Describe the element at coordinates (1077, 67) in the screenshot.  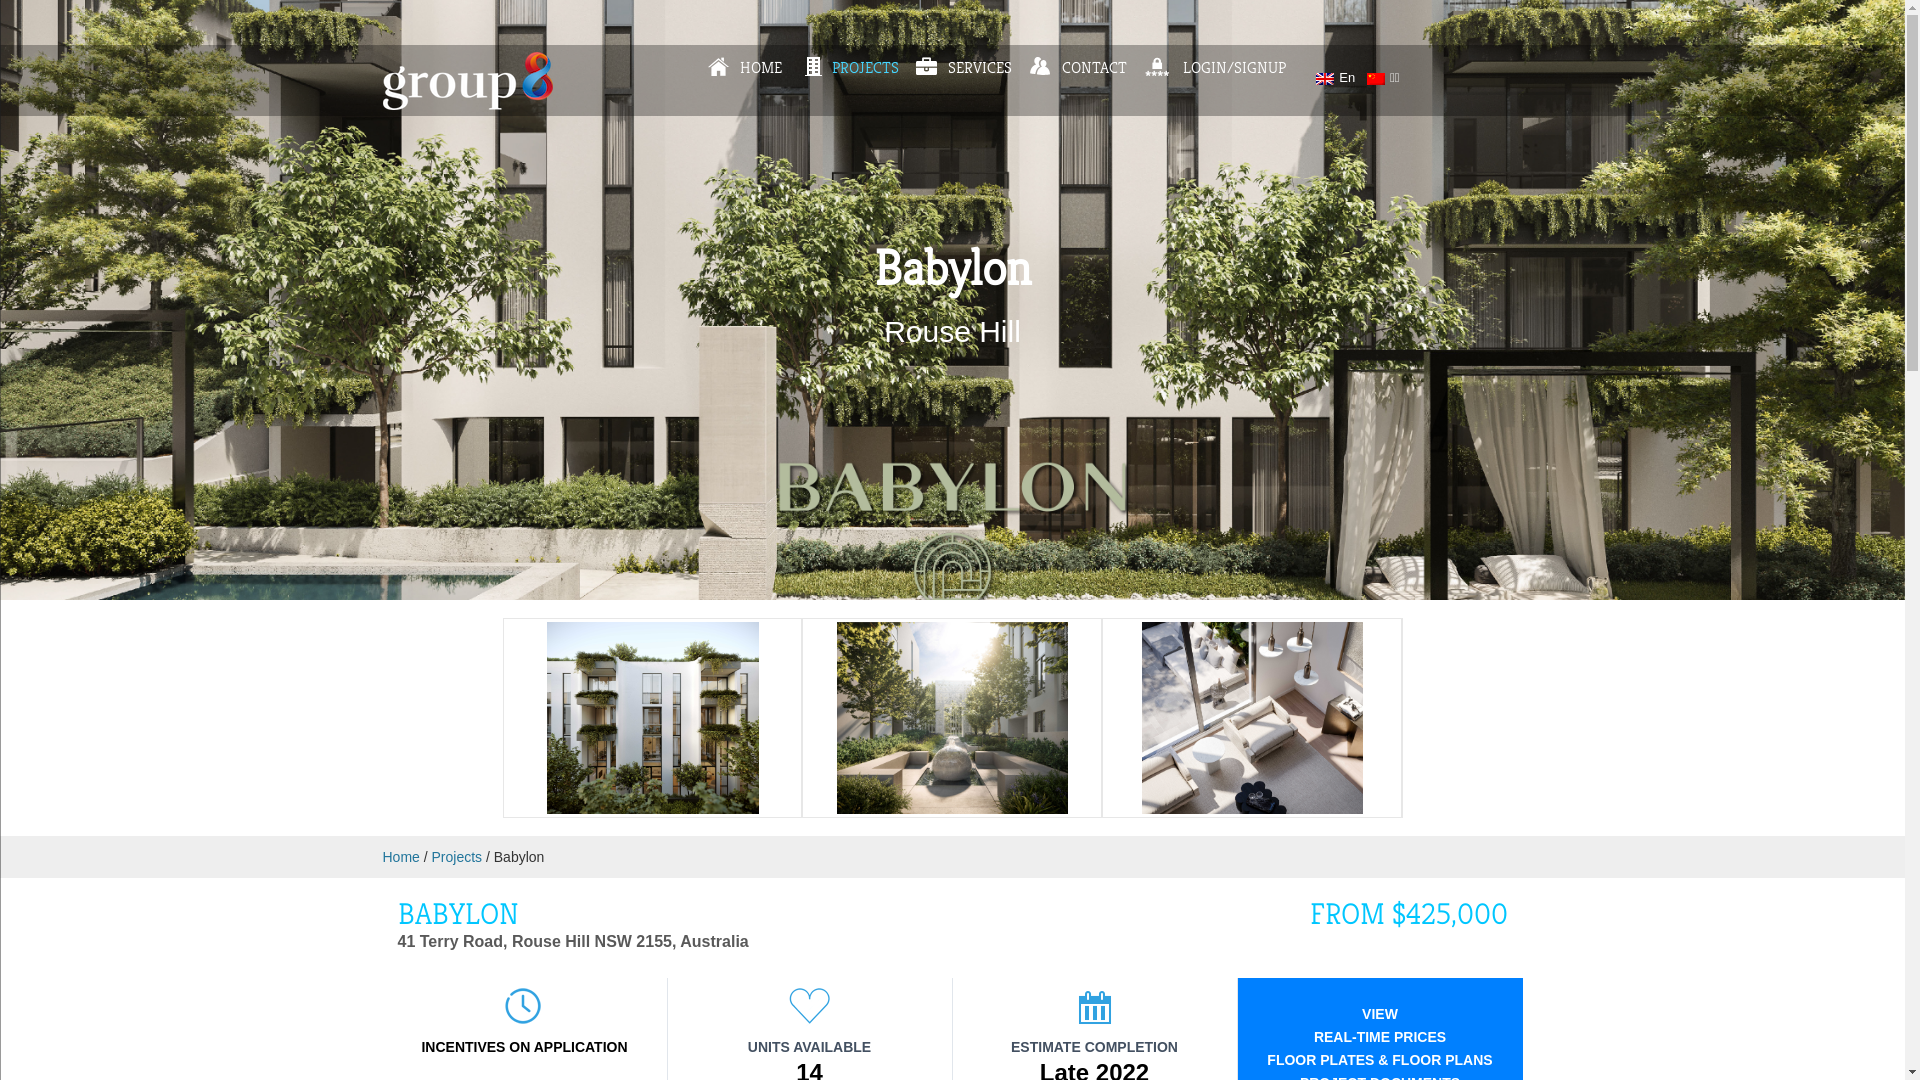
I see `'CONTACT'` at that location.